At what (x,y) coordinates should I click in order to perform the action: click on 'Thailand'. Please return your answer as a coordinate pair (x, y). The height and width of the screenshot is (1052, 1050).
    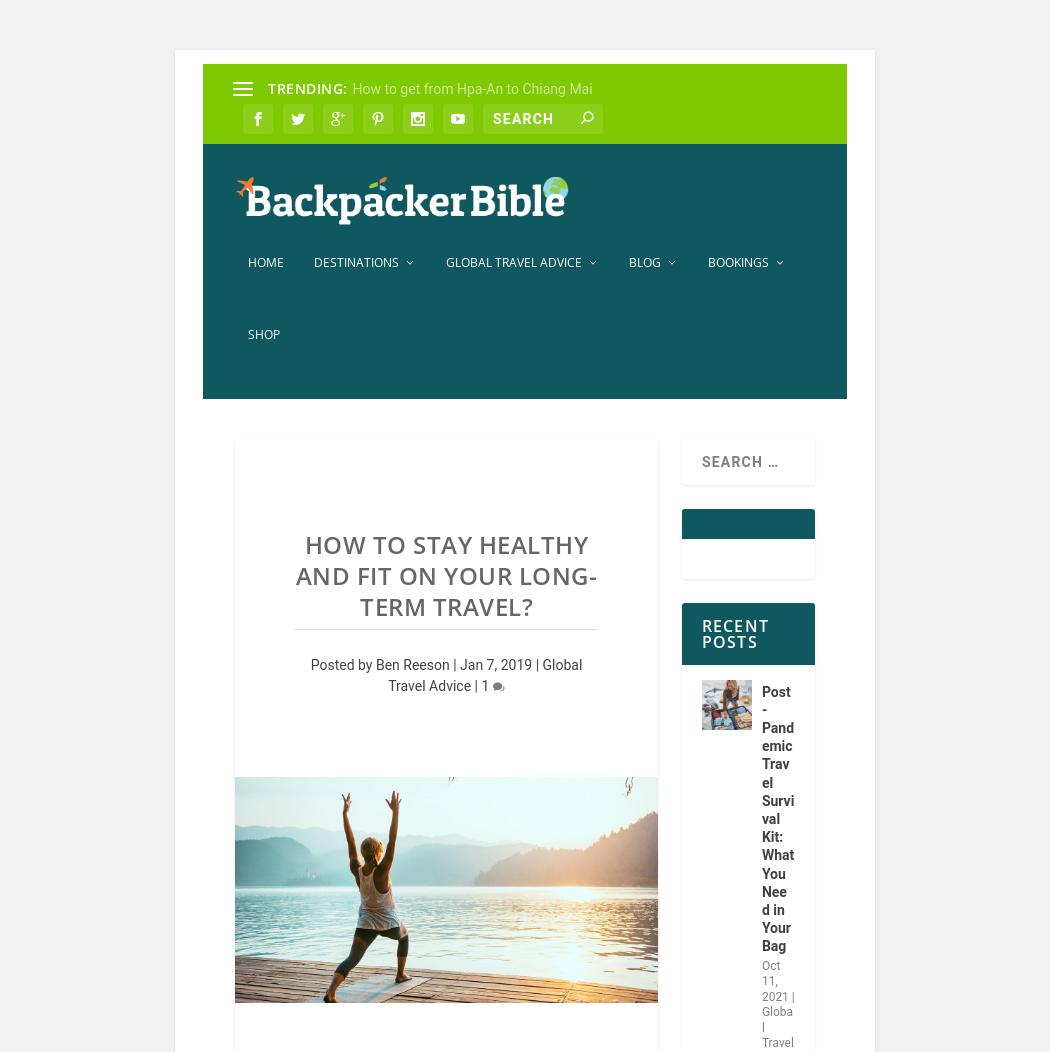
    Looking at the image, I should click on (422, 836).